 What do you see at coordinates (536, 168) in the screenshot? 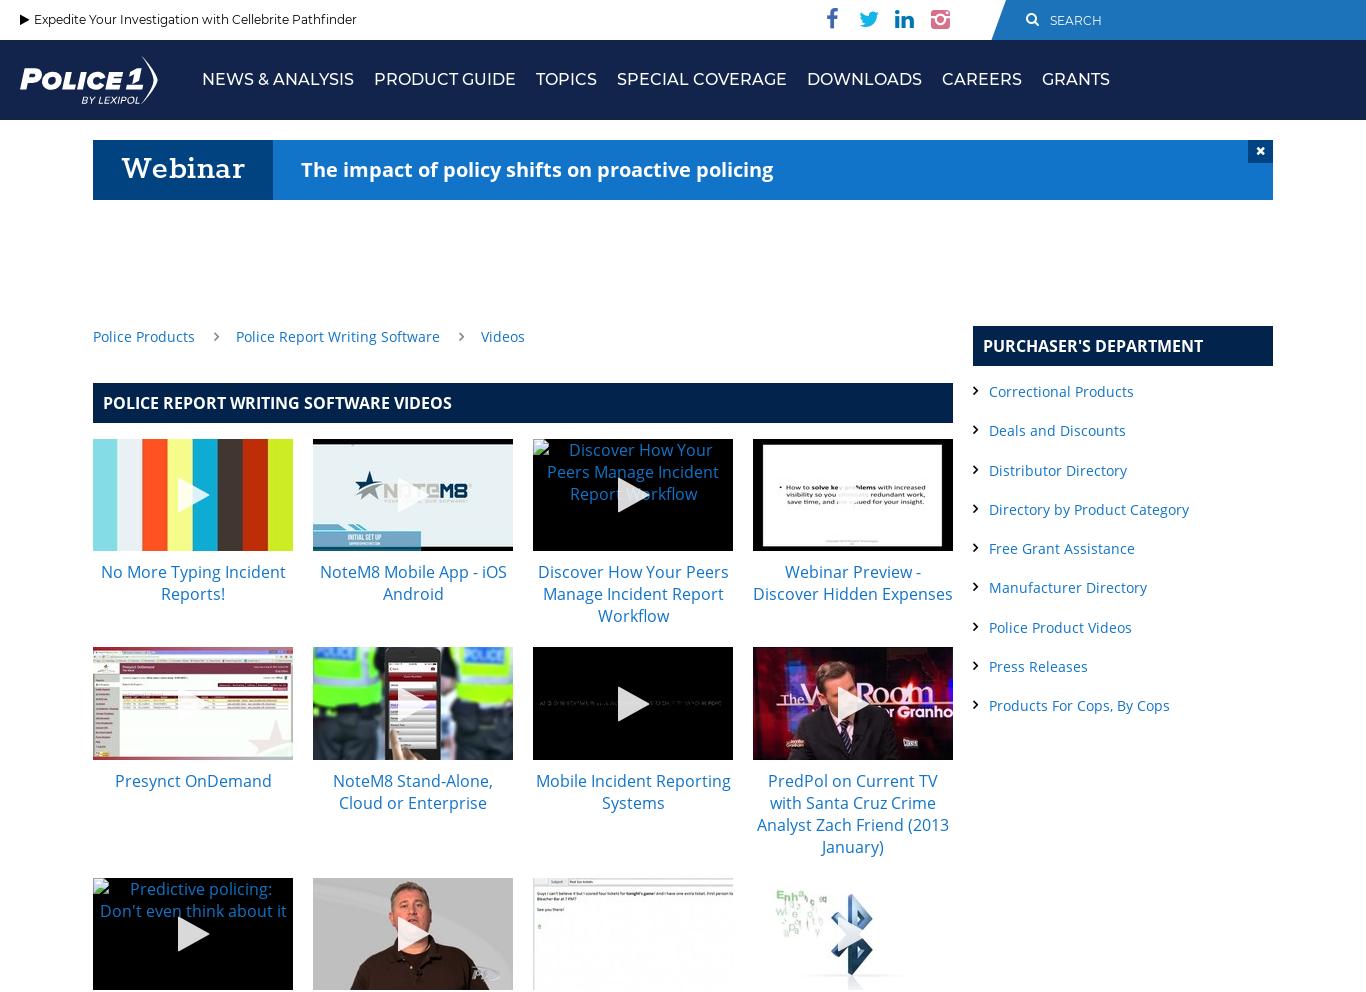
I see `'The impact of policy shifts on proactive policing'` at bounding box center [536, 168].